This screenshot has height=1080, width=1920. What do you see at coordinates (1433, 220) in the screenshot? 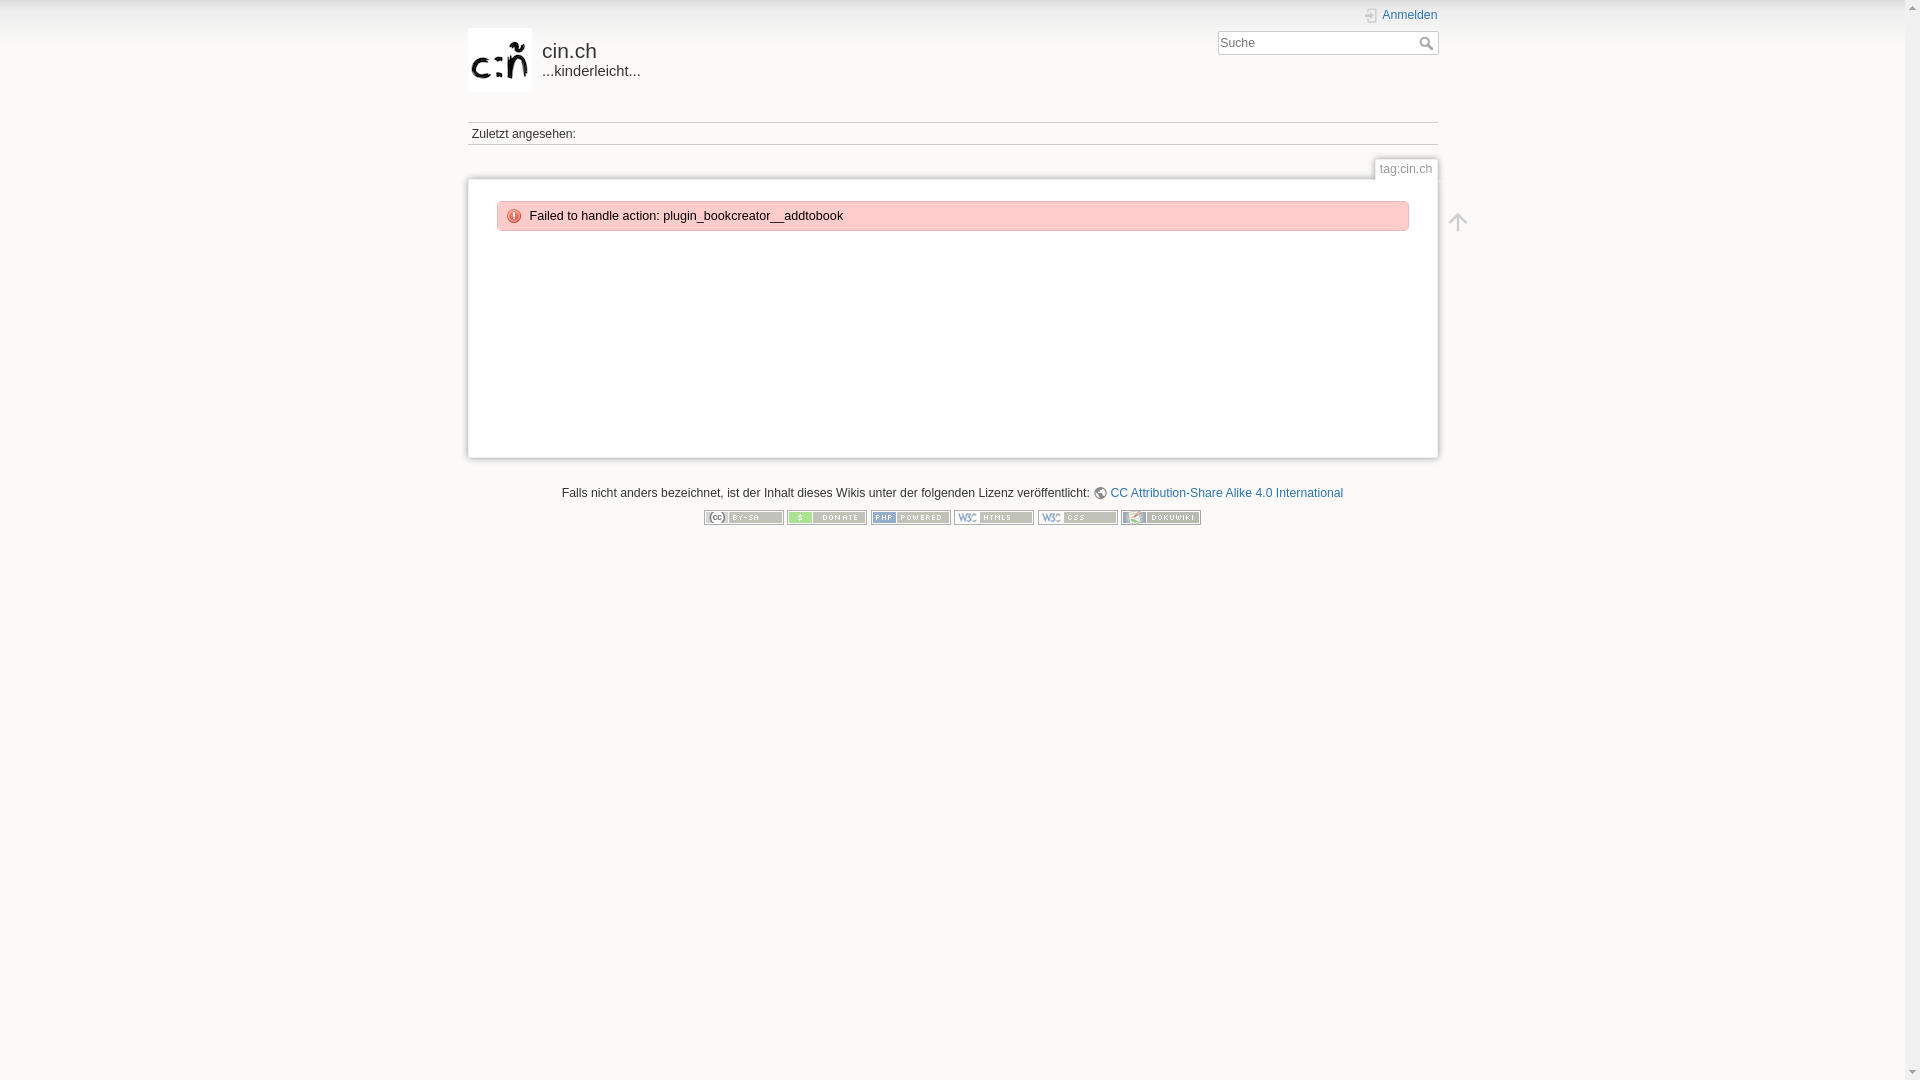
I see `'Nach oben [t]'` at bounding box center [1433, 220].